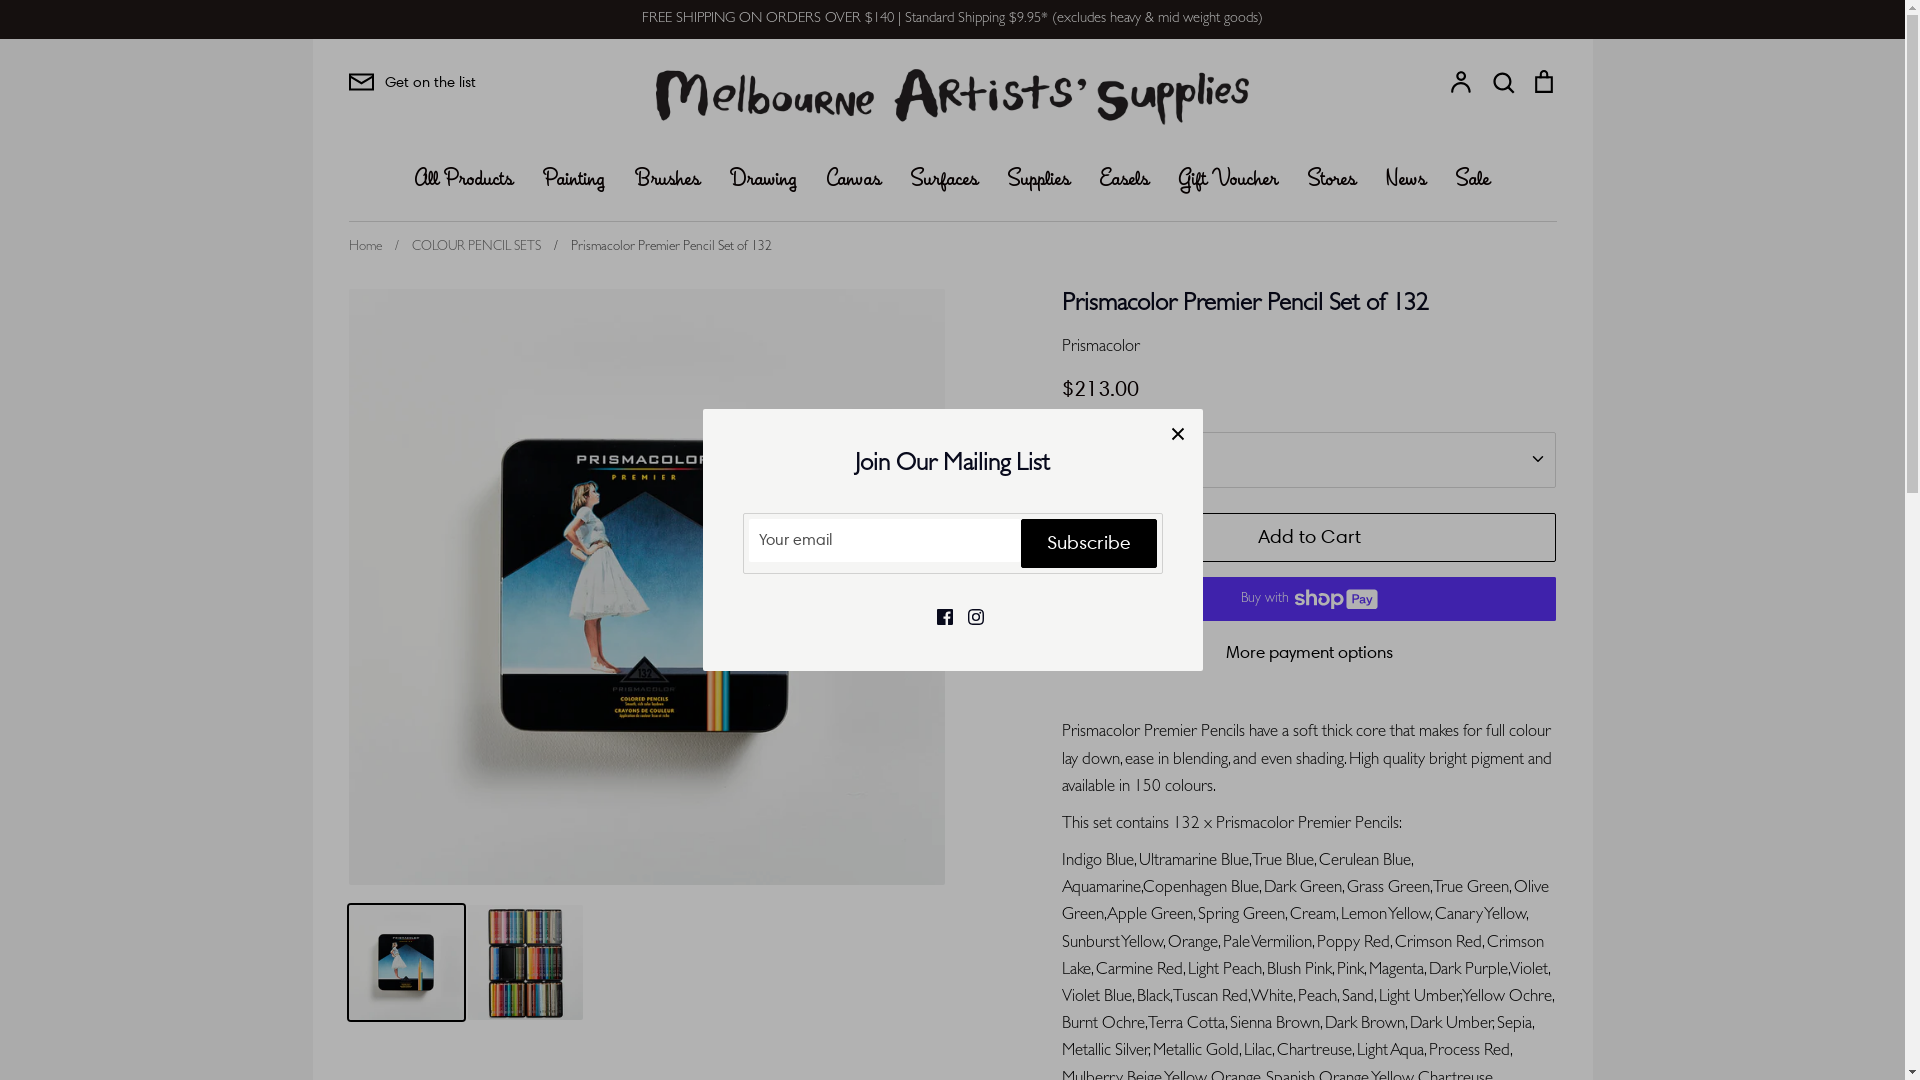 The image size is (1920, 1080). I want to click on 'Drawing', so click(762, 180).